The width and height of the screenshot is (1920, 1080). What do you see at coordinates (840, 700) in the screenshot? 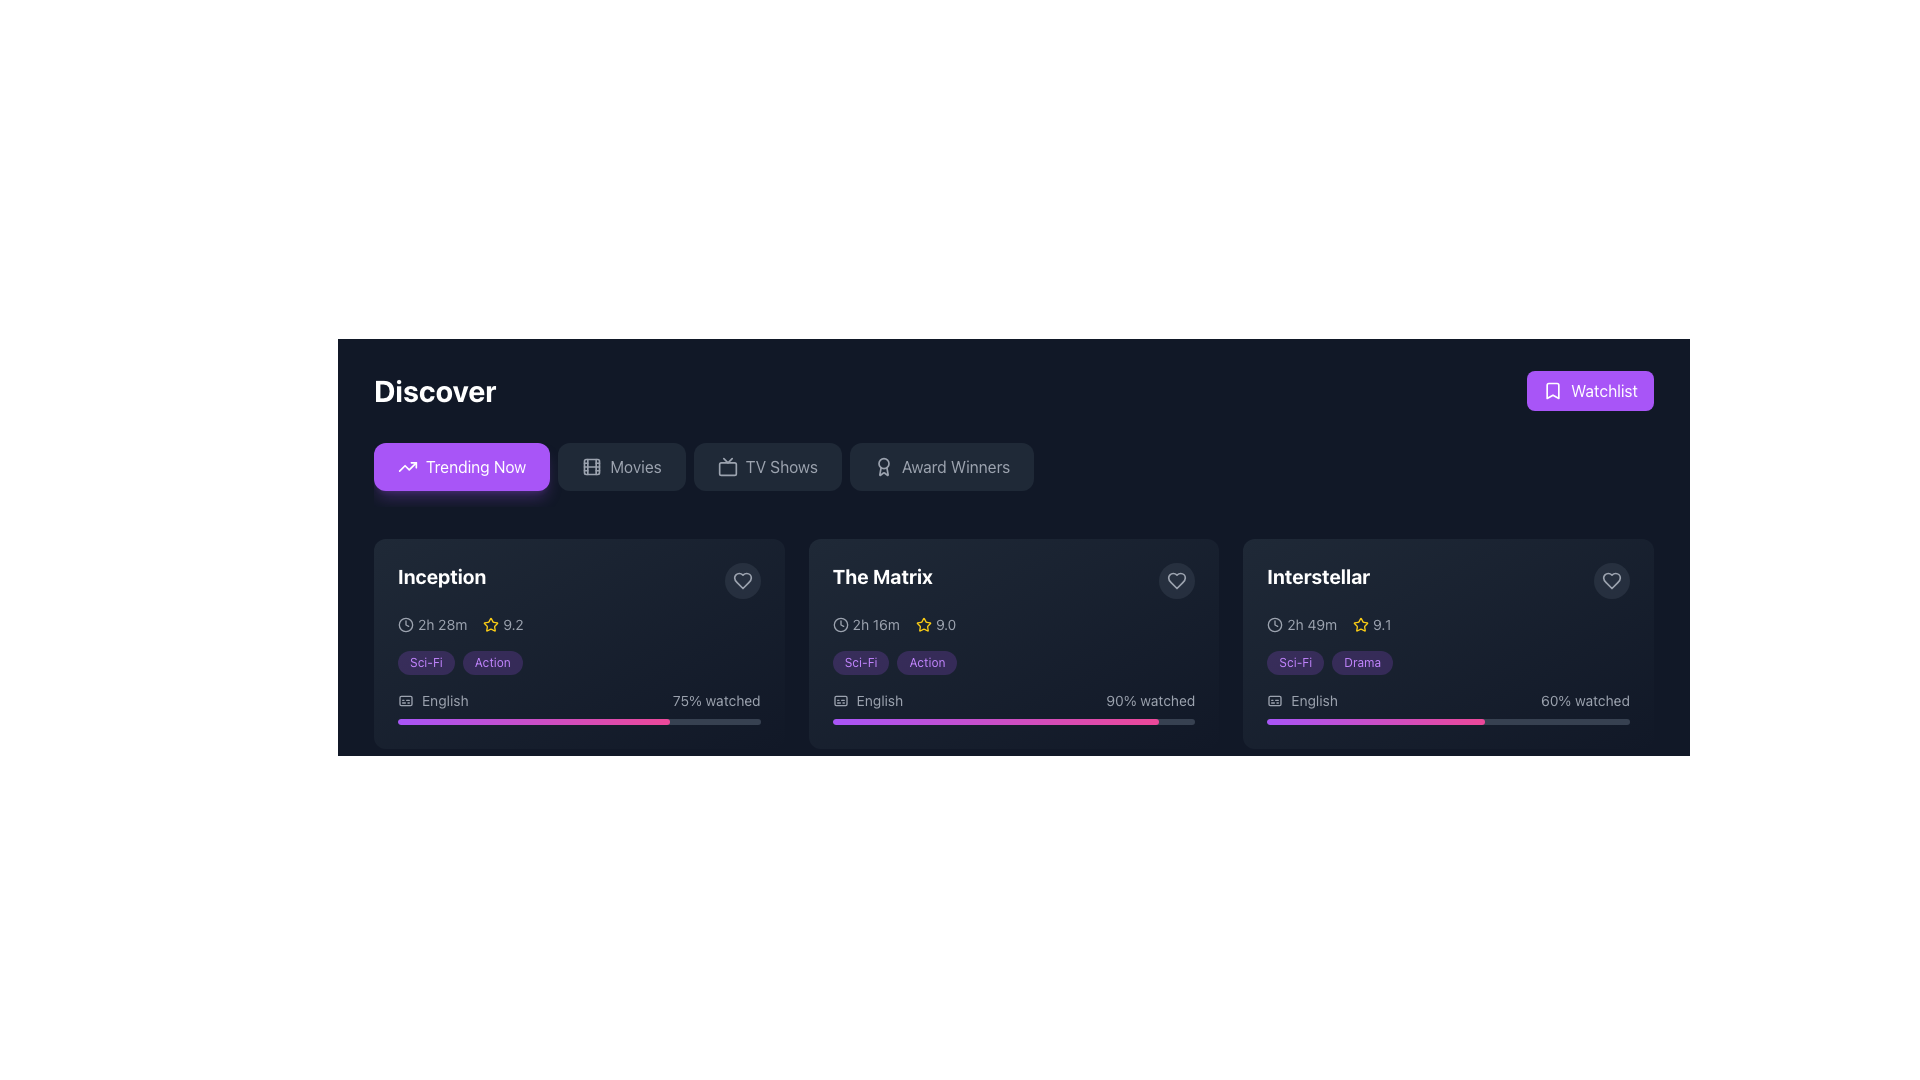
I see `the caption icon, which resembles a rectangular outline with text-like lines inside, positioned to the left of the 'English' text in 'The Matrix' card` at bounding box center [840, 700].